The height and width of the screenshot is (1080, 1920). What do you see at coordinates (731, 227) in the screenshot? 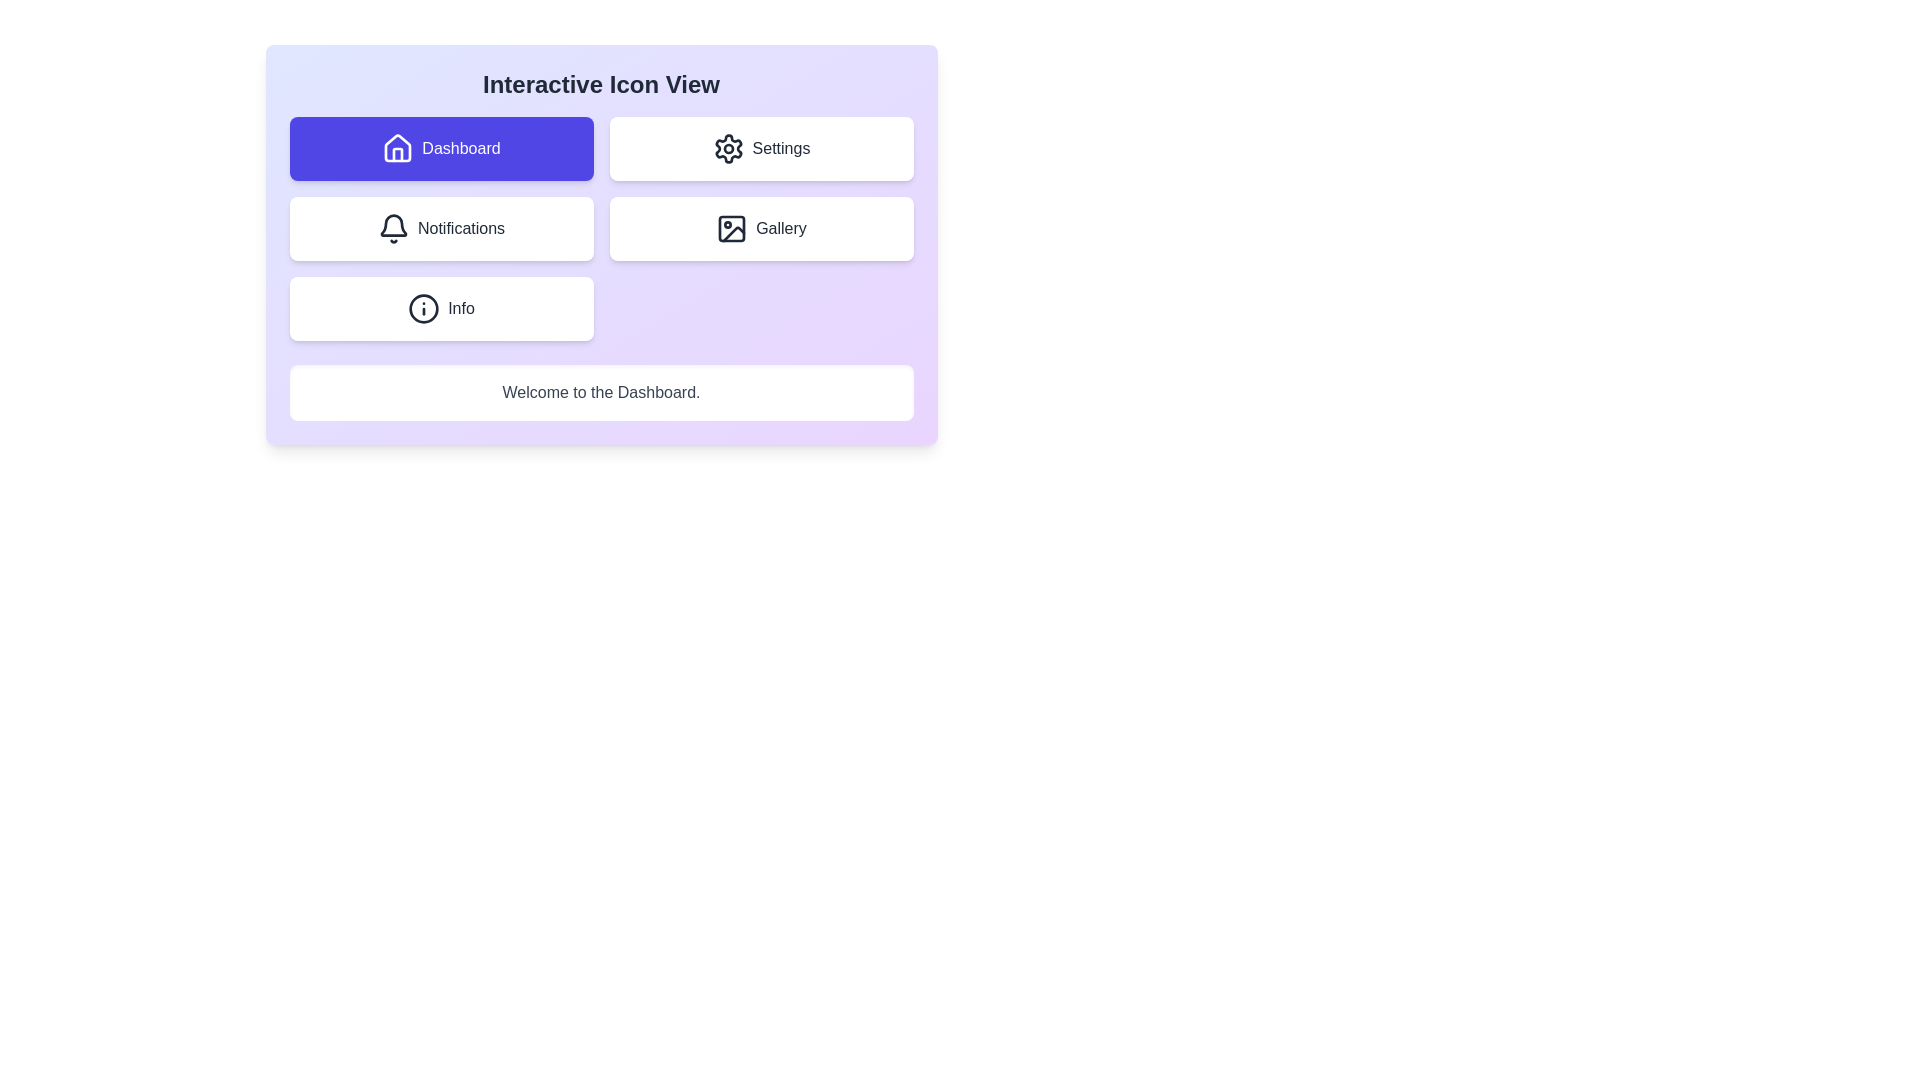
I see `the gallery icon located at the left-most part of the 'Gallery' button` at bounding box center [731, 227].